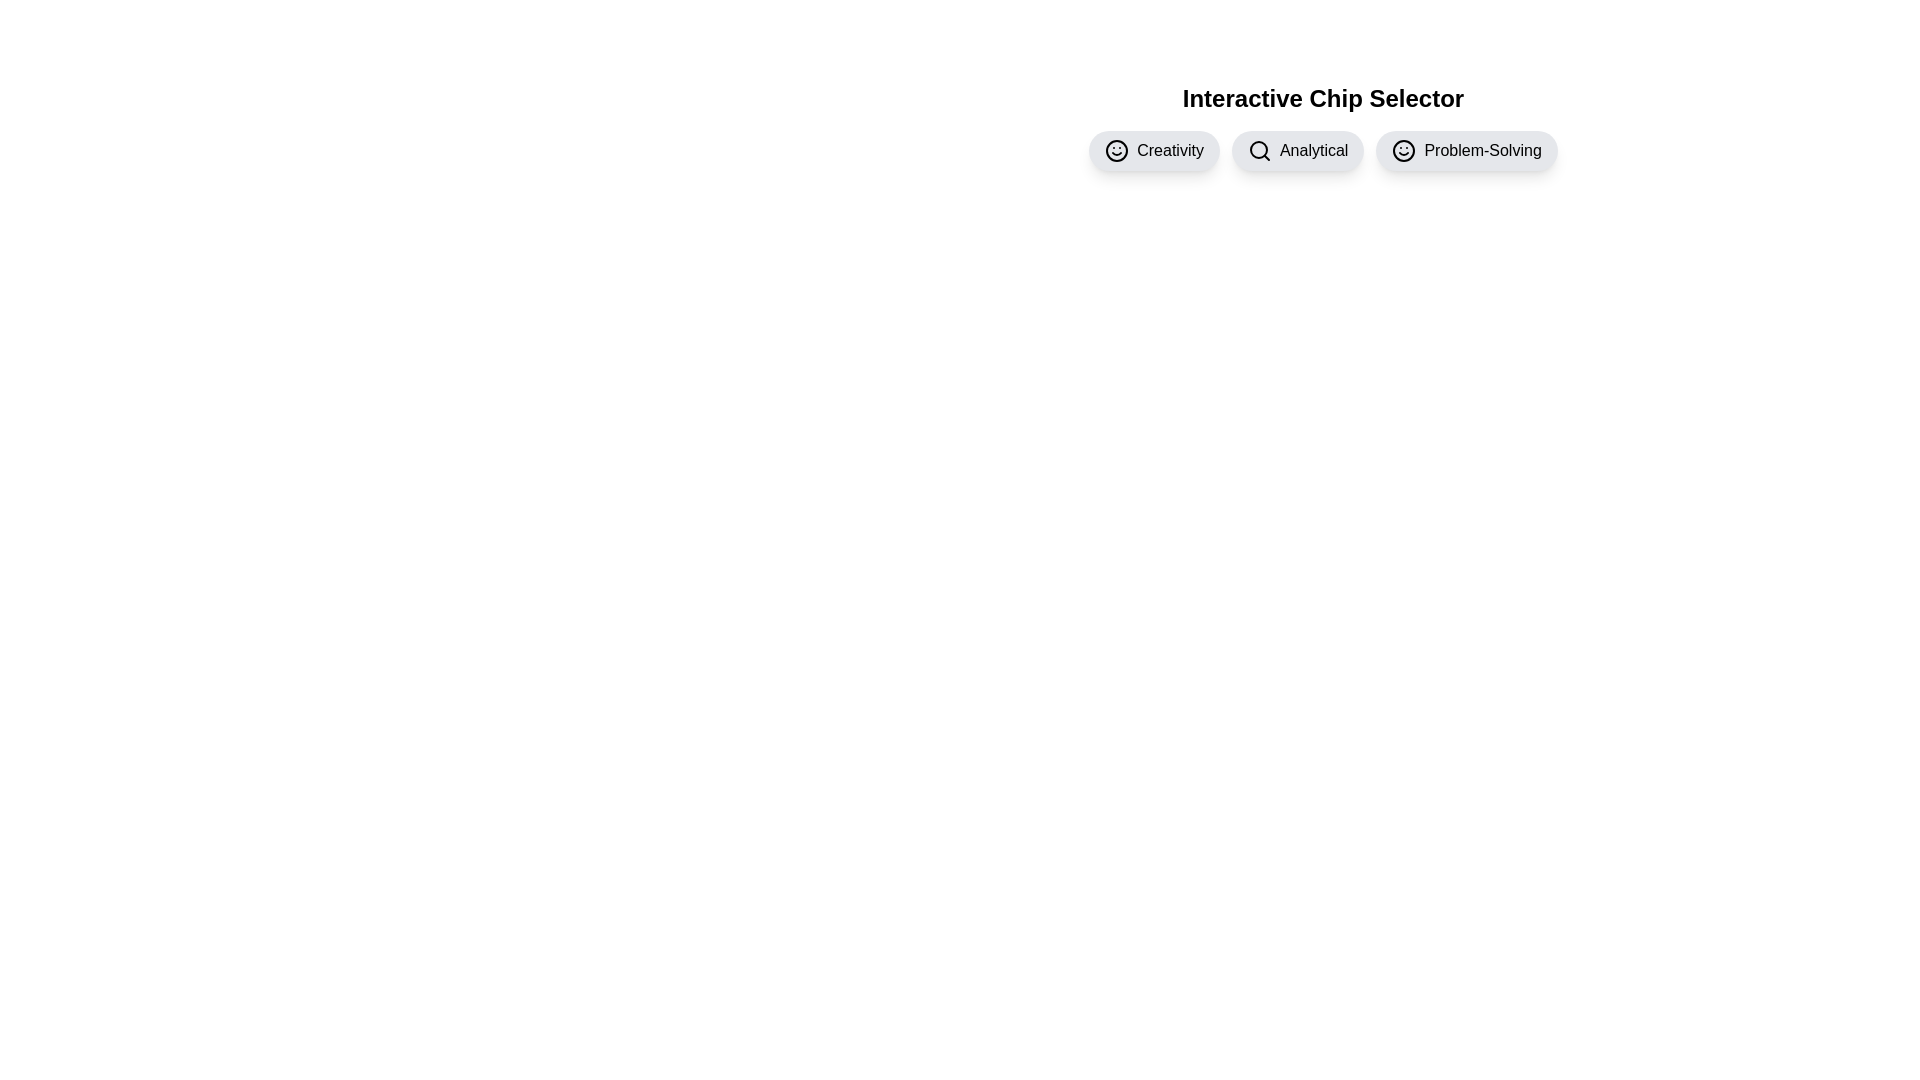 The width and height of the screenshot is (1920, 1080). What do you see at coordinates (1298, 149) in the screenshot?
I see `the chip labeled Analytical to observe its hover effects` at bounding box center [1298, 149].